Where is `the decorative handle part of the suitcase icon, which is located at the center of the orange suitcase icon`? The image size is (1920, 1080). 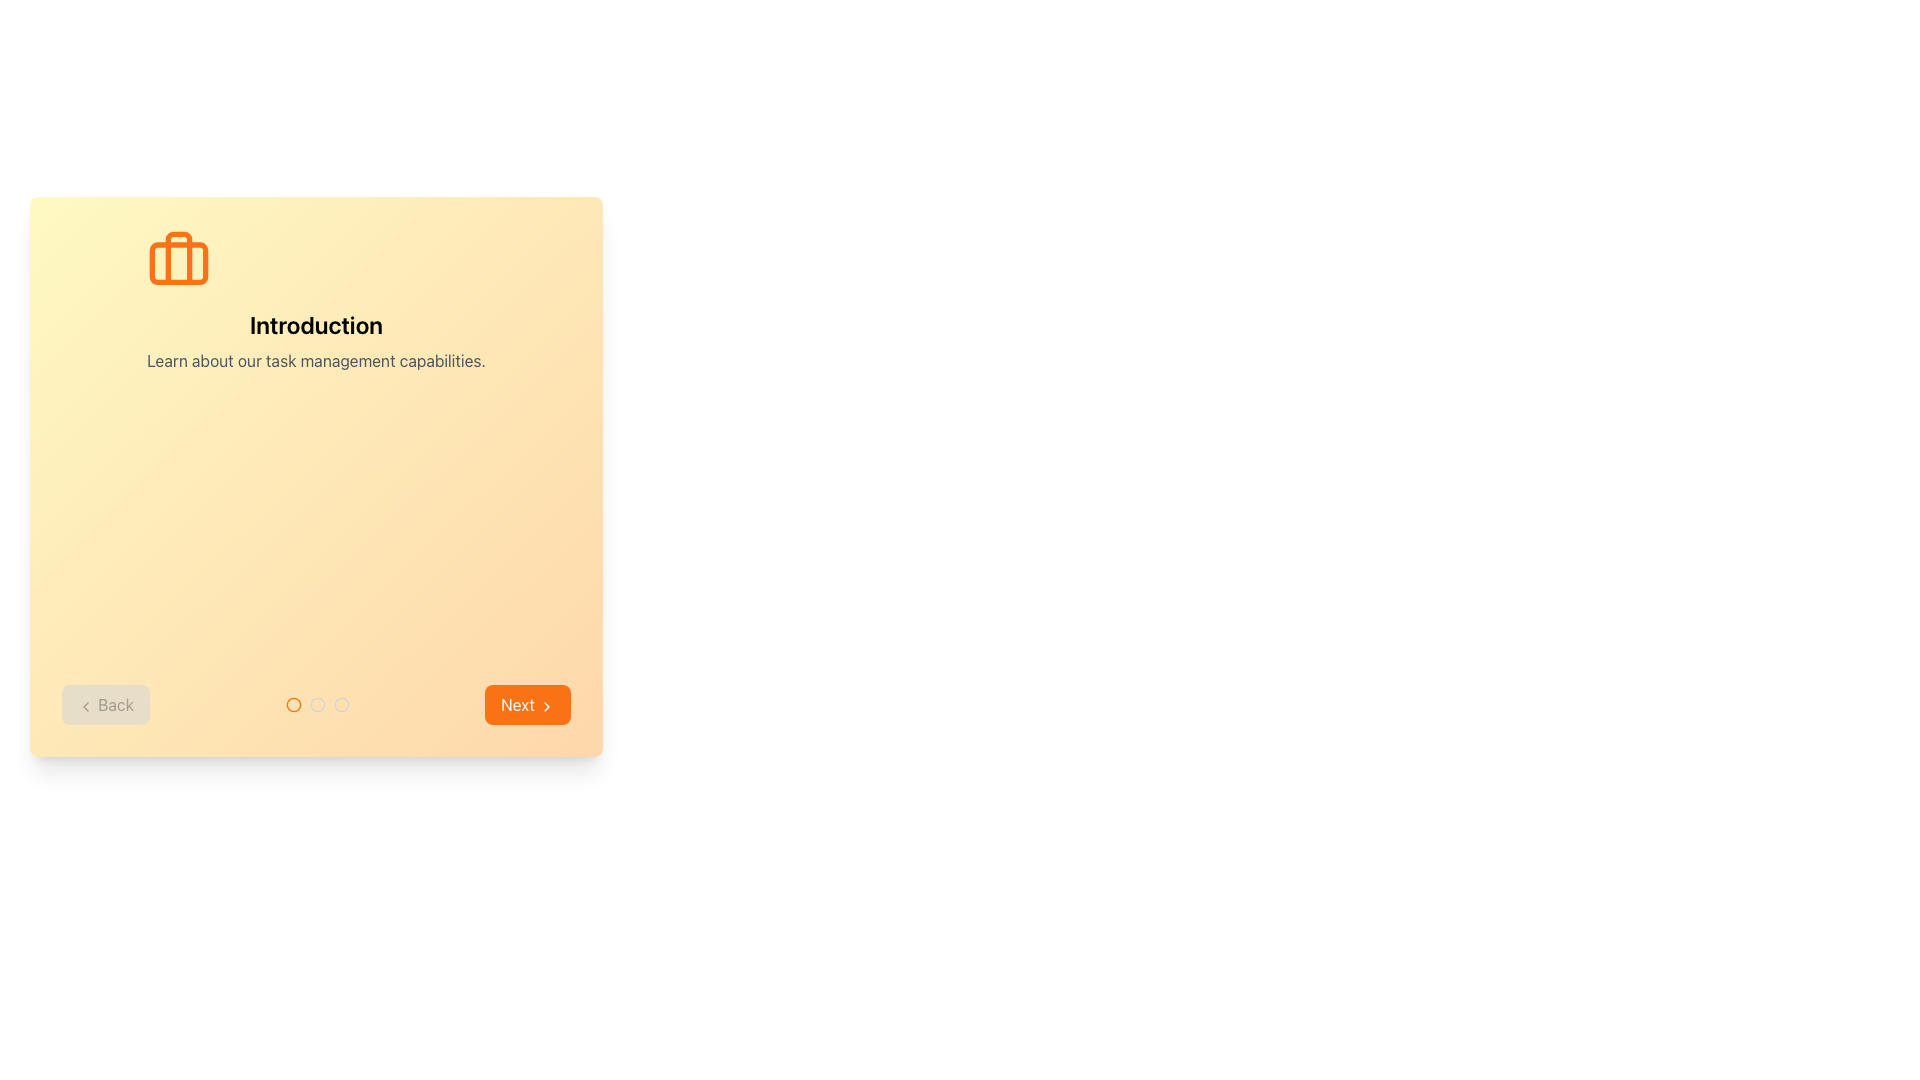
the decorative handle part of the suitcase icon, which is located at the center of the orange suitcase icon is located at coordinates (179, 257).